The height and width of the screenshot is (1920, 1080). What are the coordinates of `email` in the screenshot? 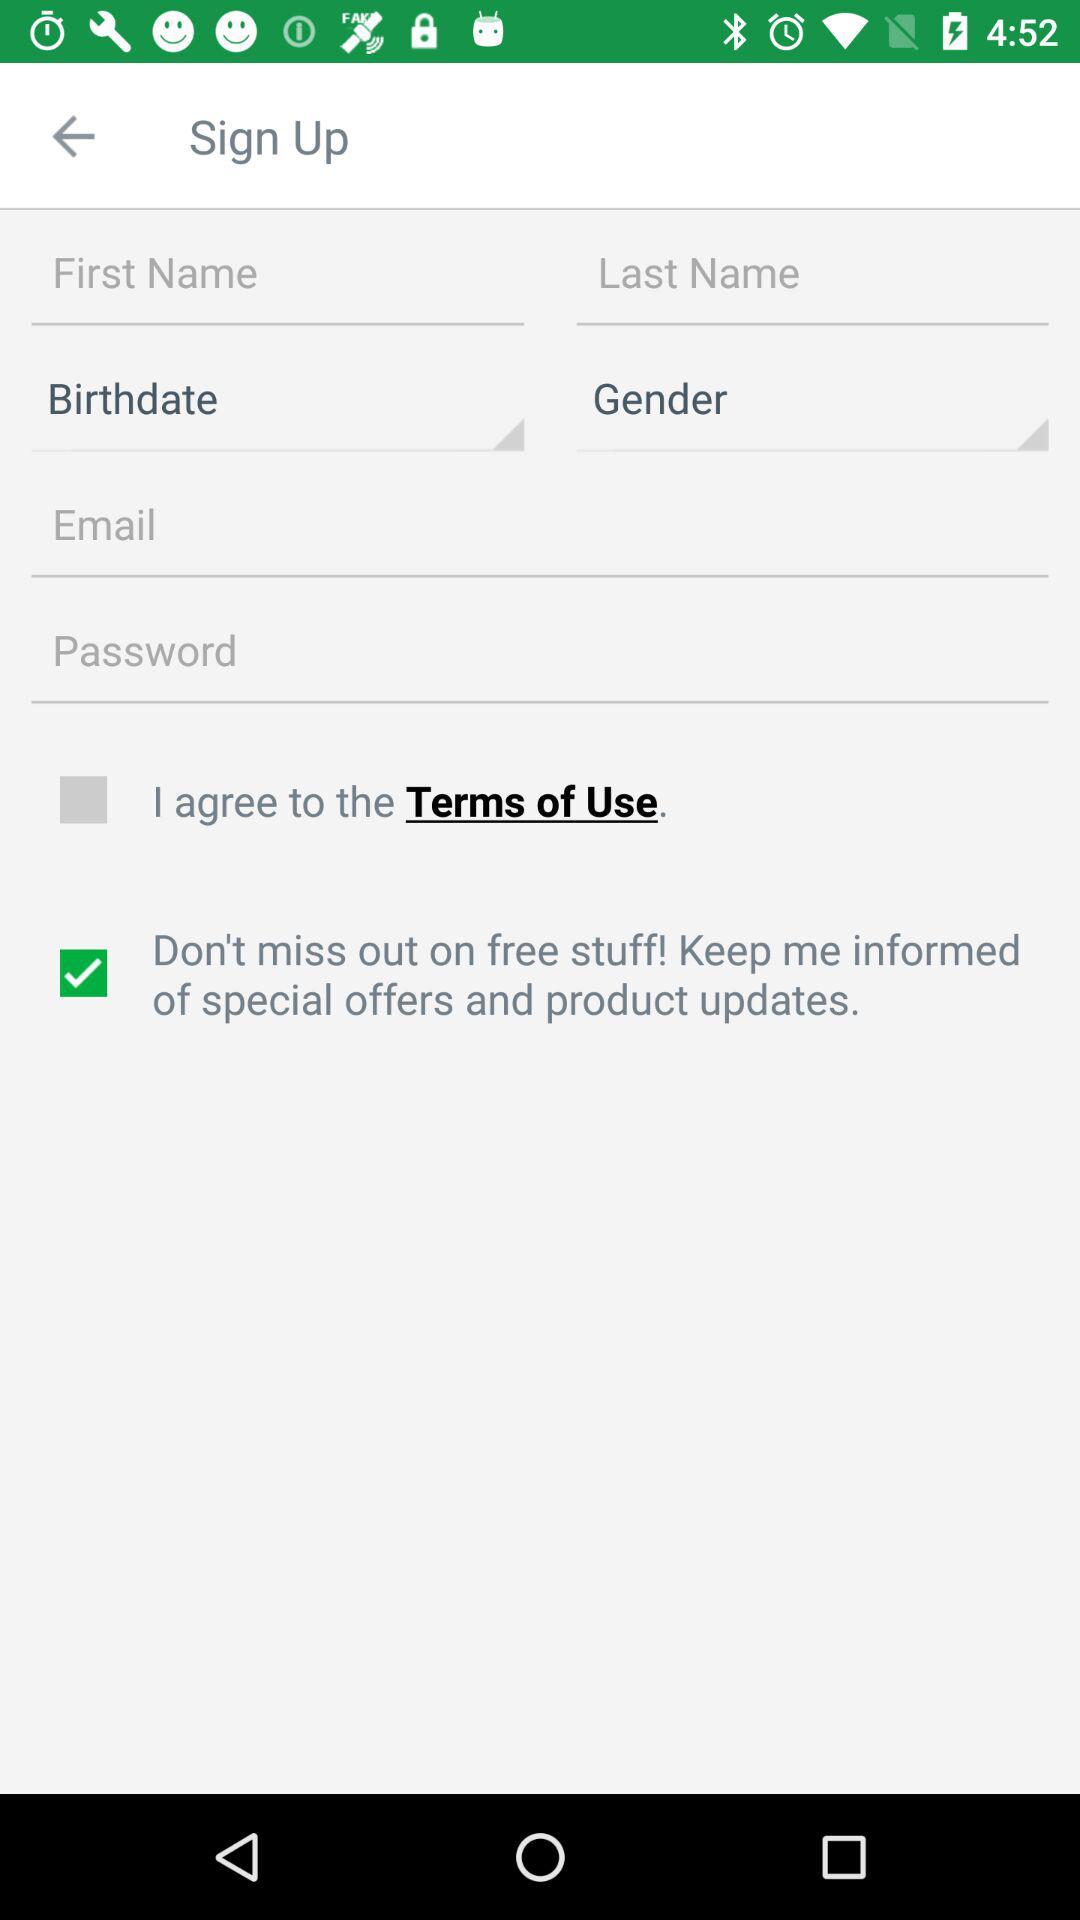 It's located at (540, 524).